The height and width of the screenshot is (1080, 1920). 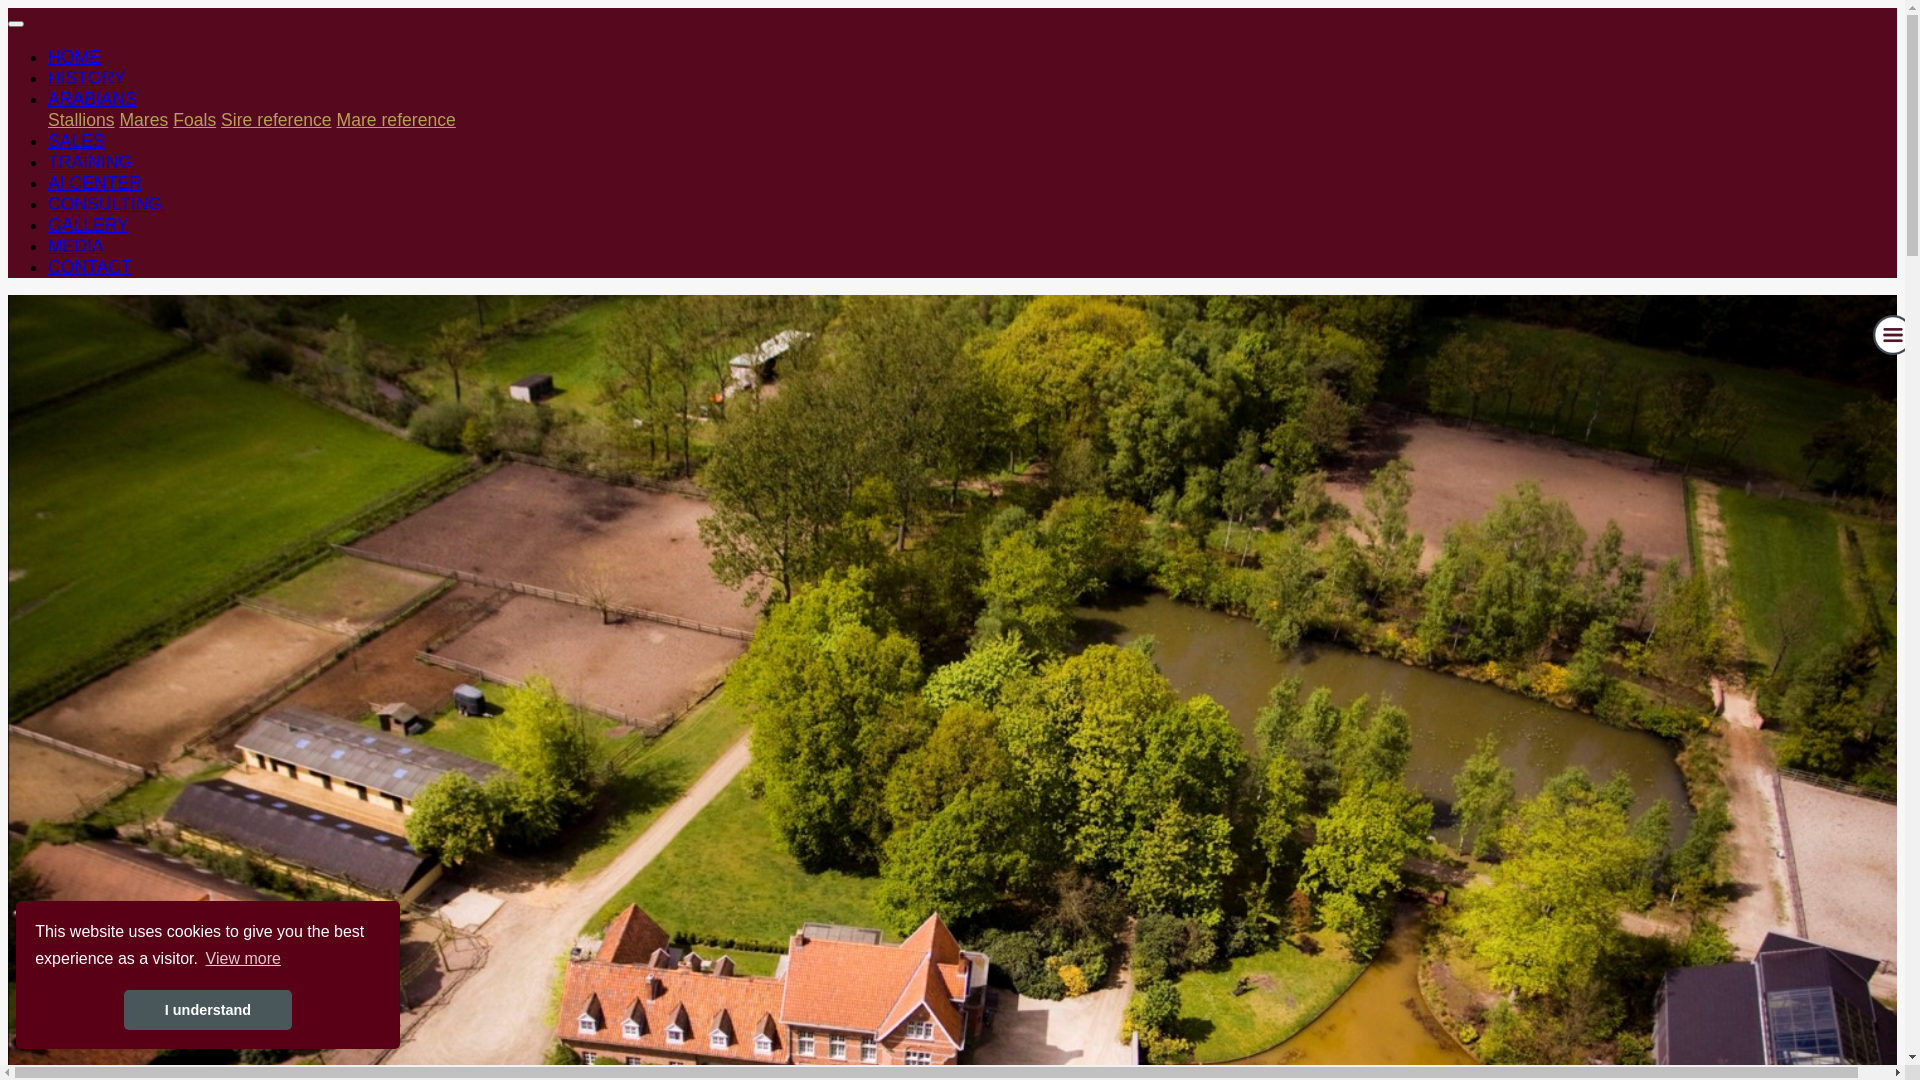 What do you see at coordinates (172, 119) in the screenshot?
I see `'Foals'` at bounding box center [172, 119].